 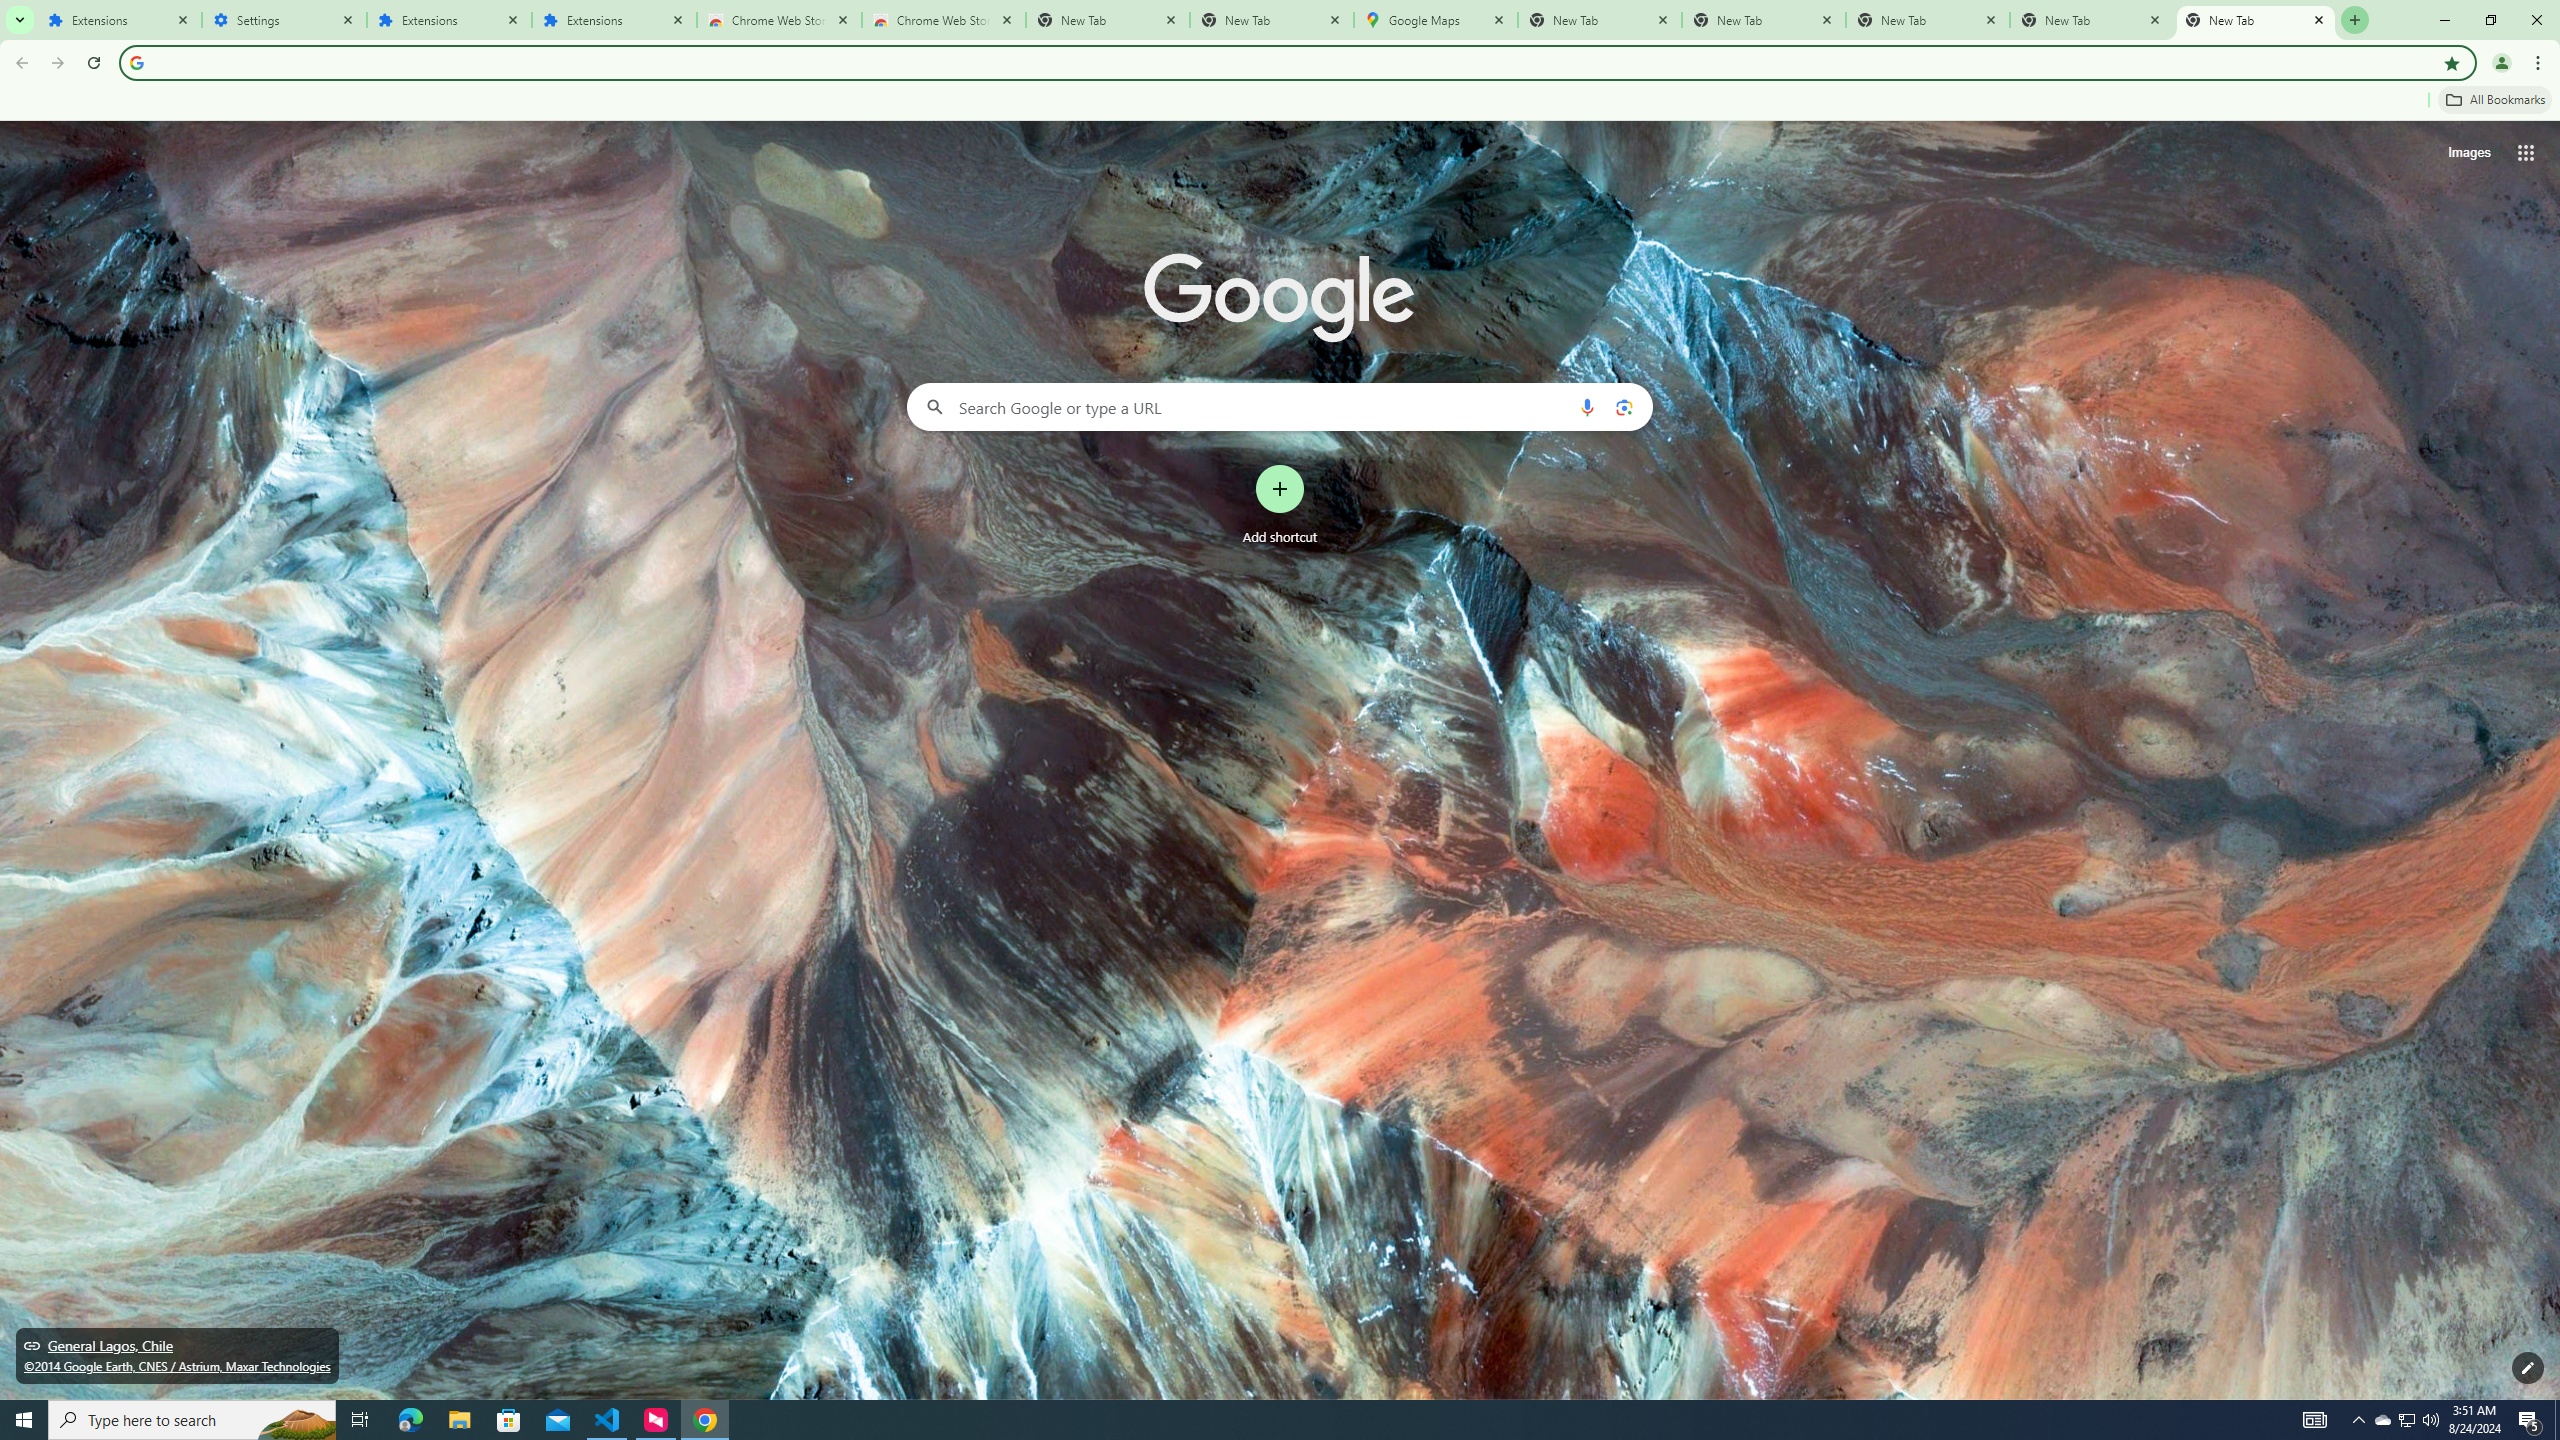 I want to click on 'Google Maps', so click(x=1434, y=19).